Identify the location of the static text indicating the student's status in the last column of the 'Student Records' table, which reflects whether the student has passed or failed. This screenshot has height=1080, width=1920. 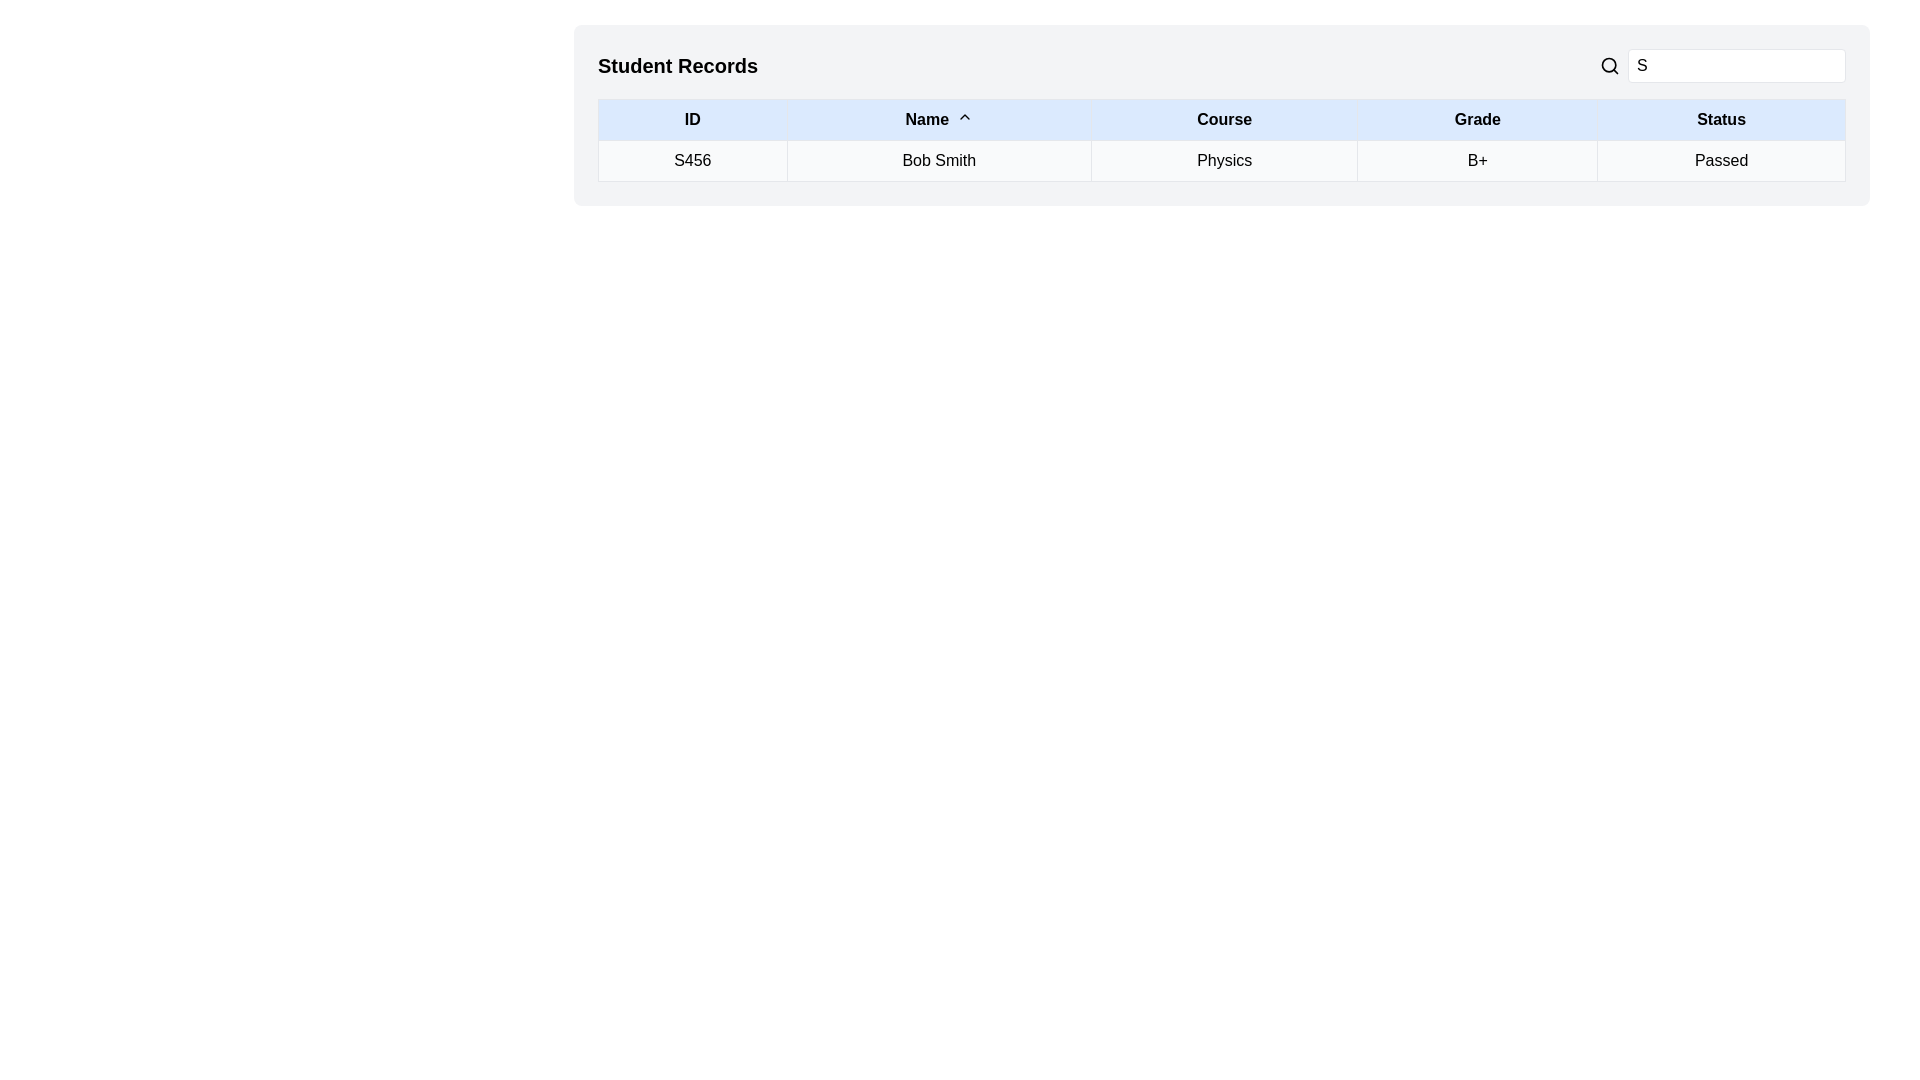
(1720, 160).